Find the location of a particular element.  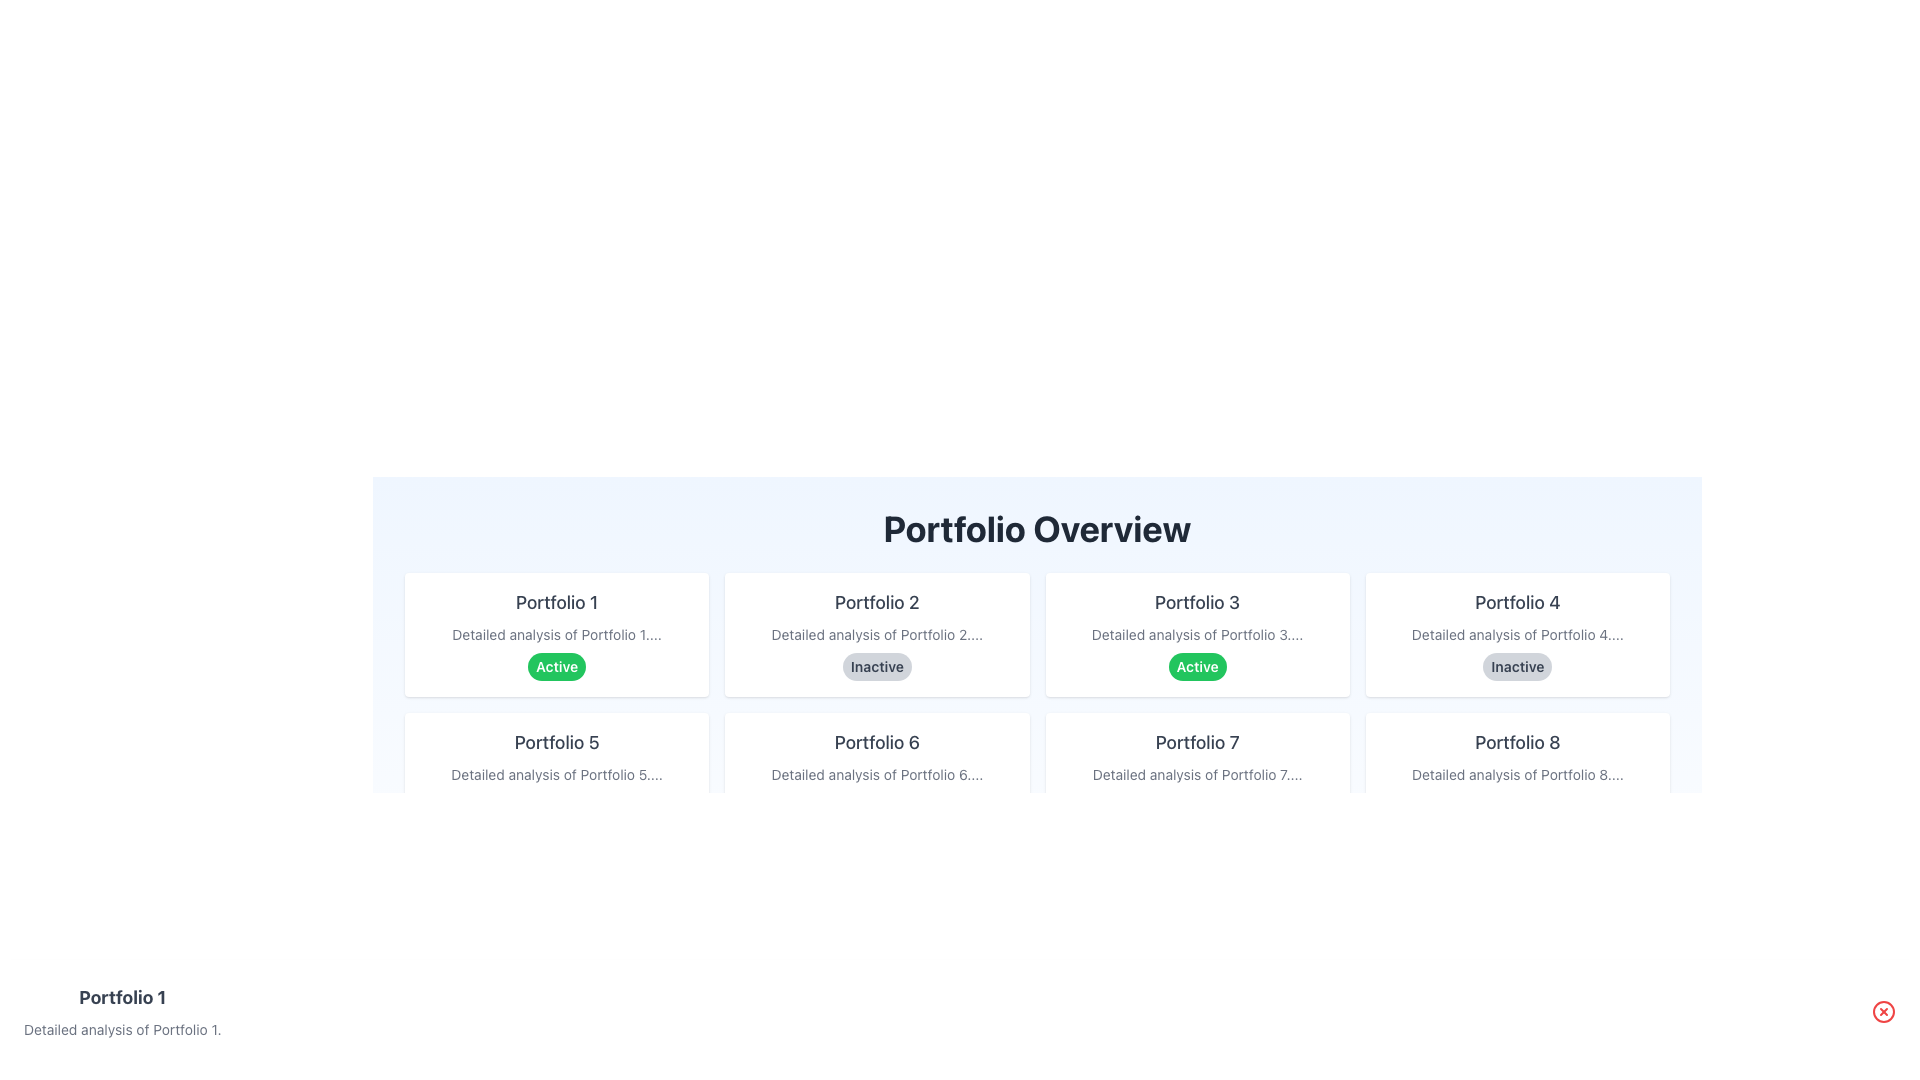

the text label 'Portfolio 1' displayed in bold gray font at the top of the first portfolio card to trigger potential tooltips is located at coordinates (557, 601).